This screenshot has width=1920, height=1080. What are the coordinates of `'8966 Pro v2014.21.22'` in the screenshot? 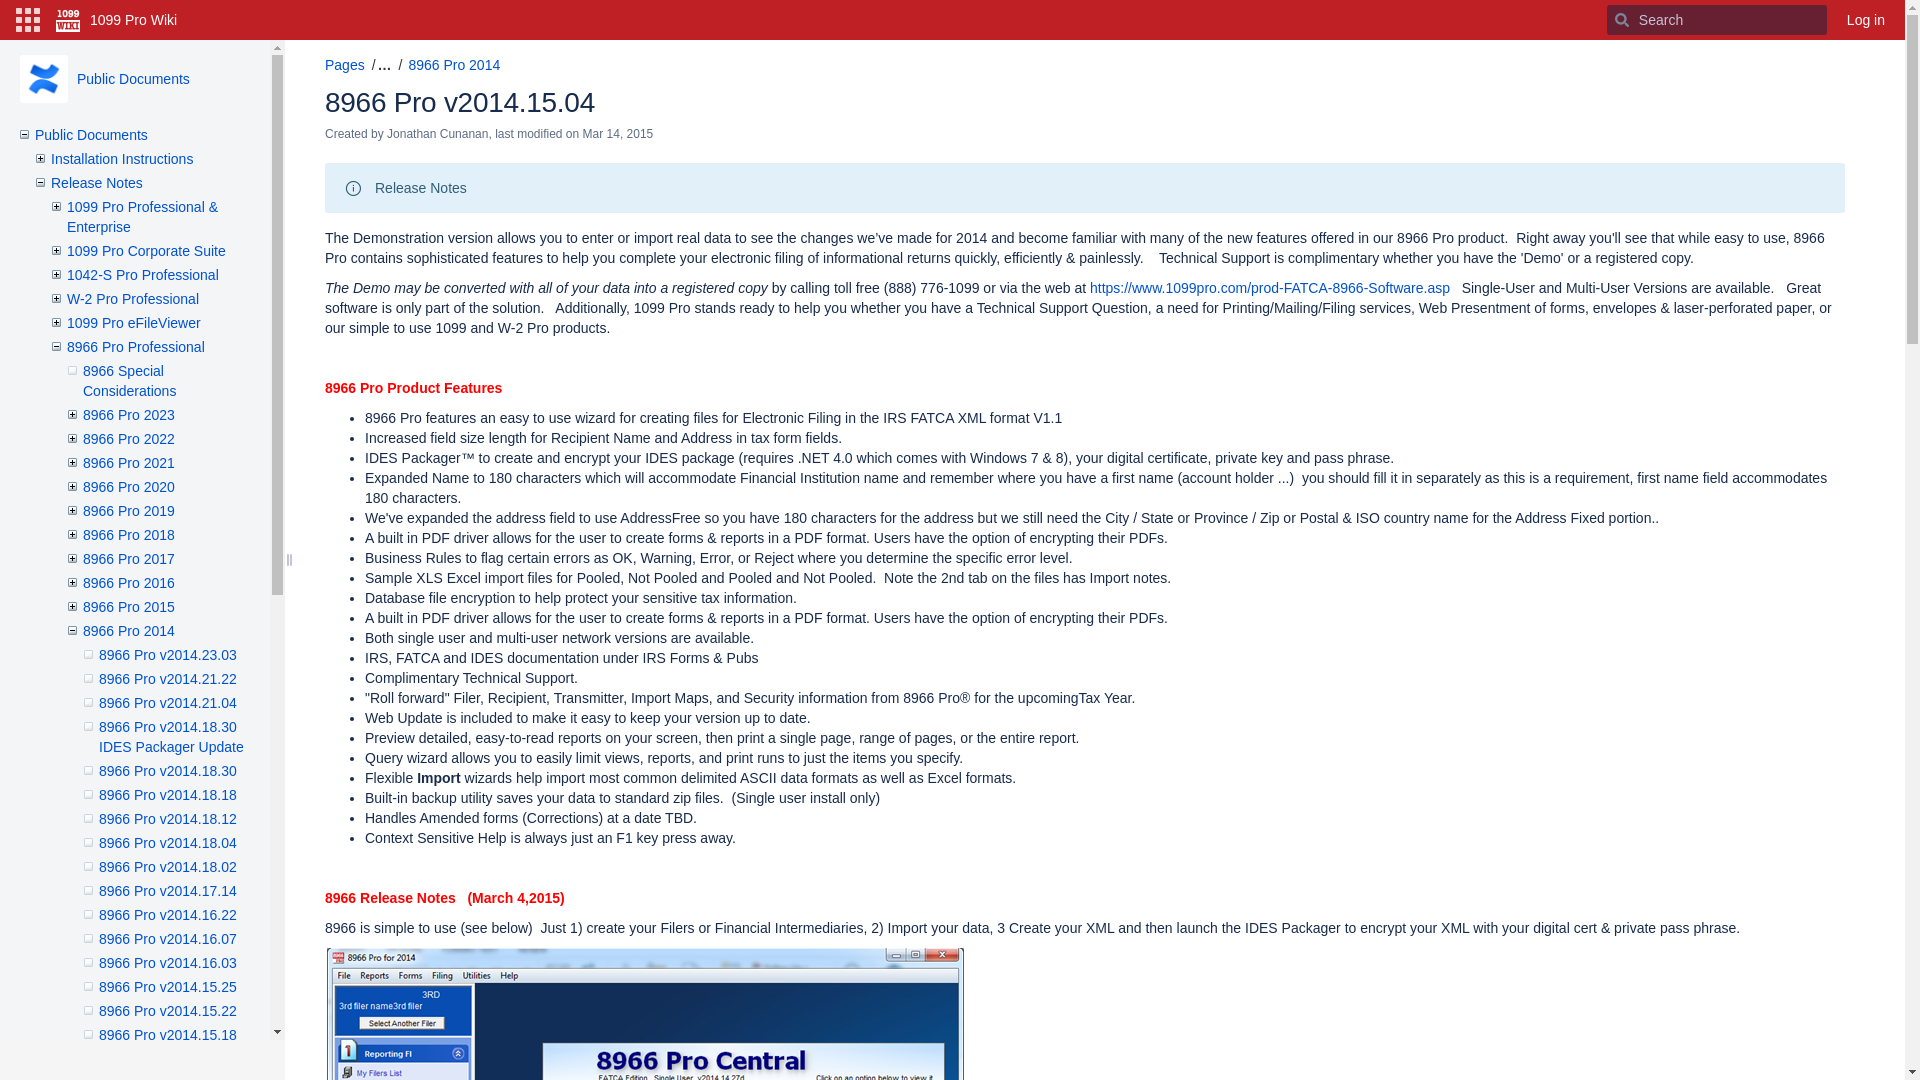 It's located at (168, 677).